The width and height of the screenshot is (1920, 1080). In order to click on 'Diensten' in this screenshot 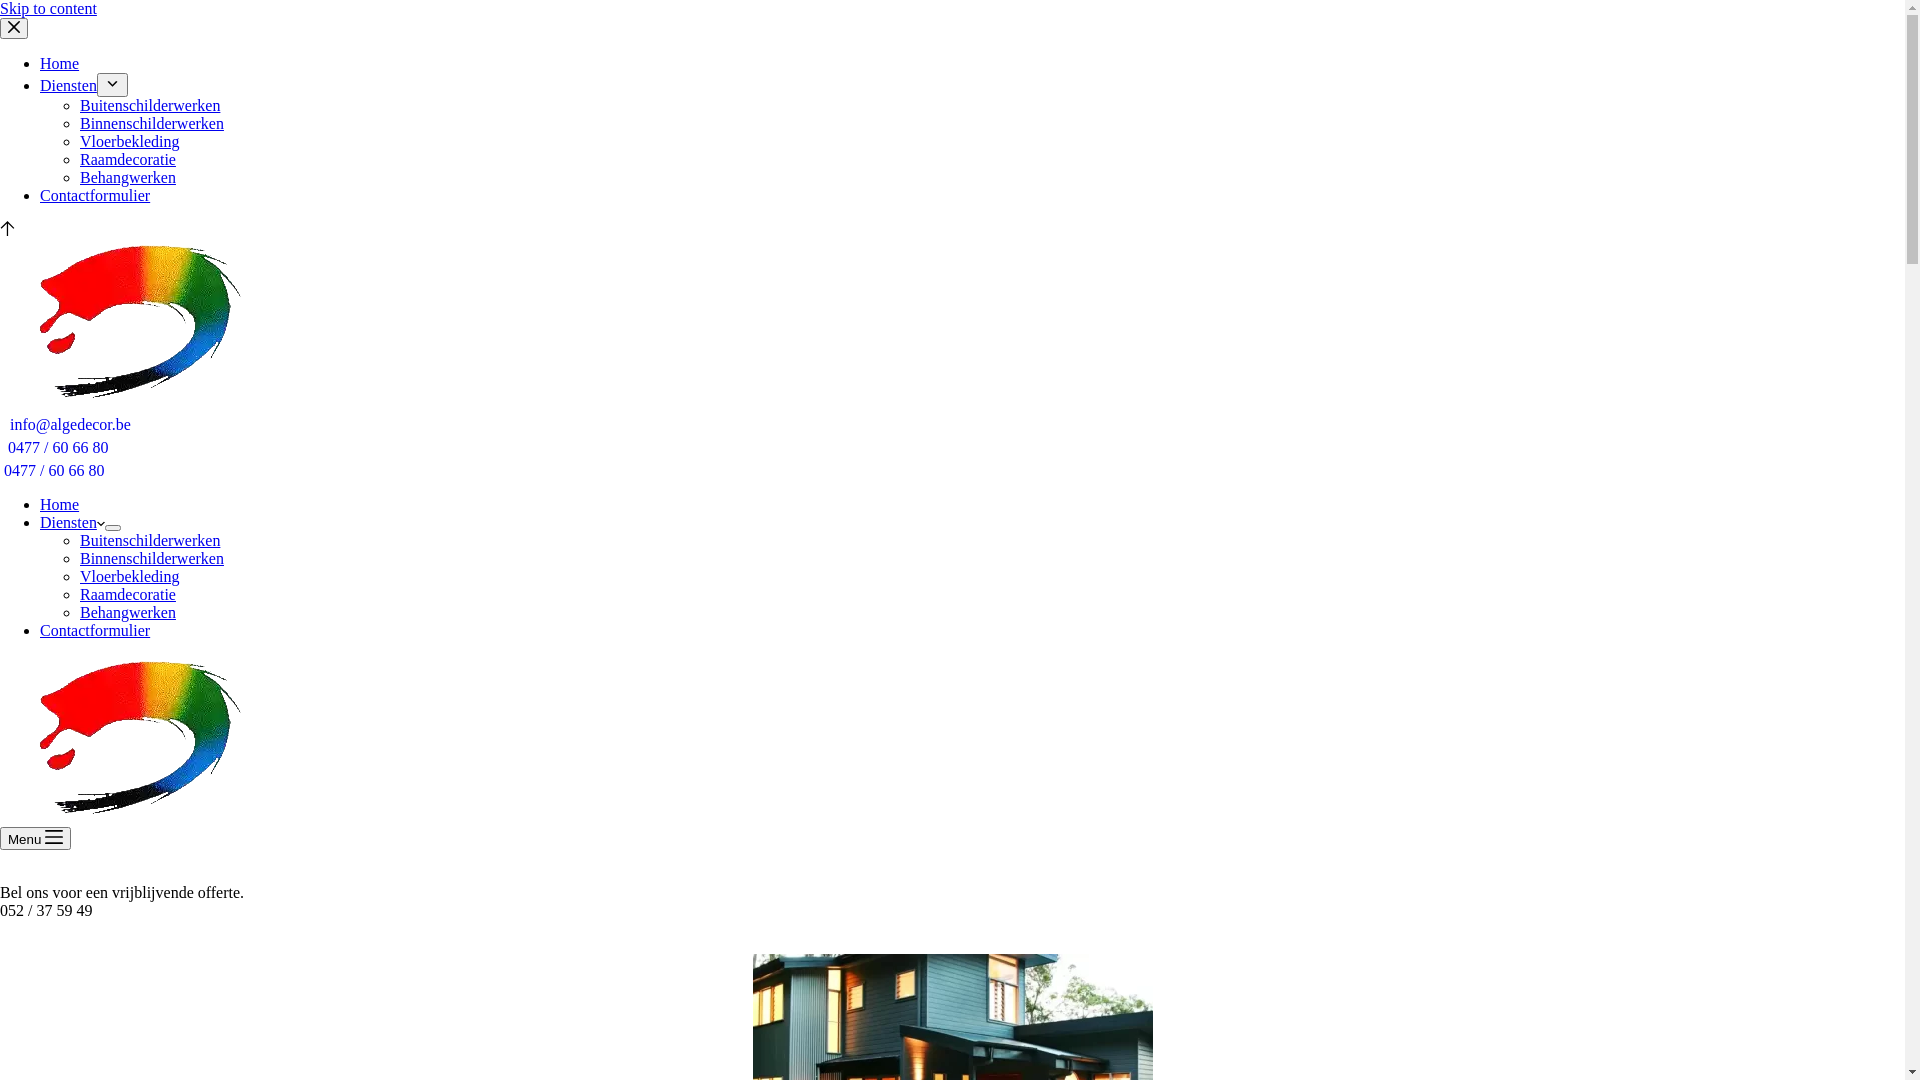, I will do `click(68, 84)`.